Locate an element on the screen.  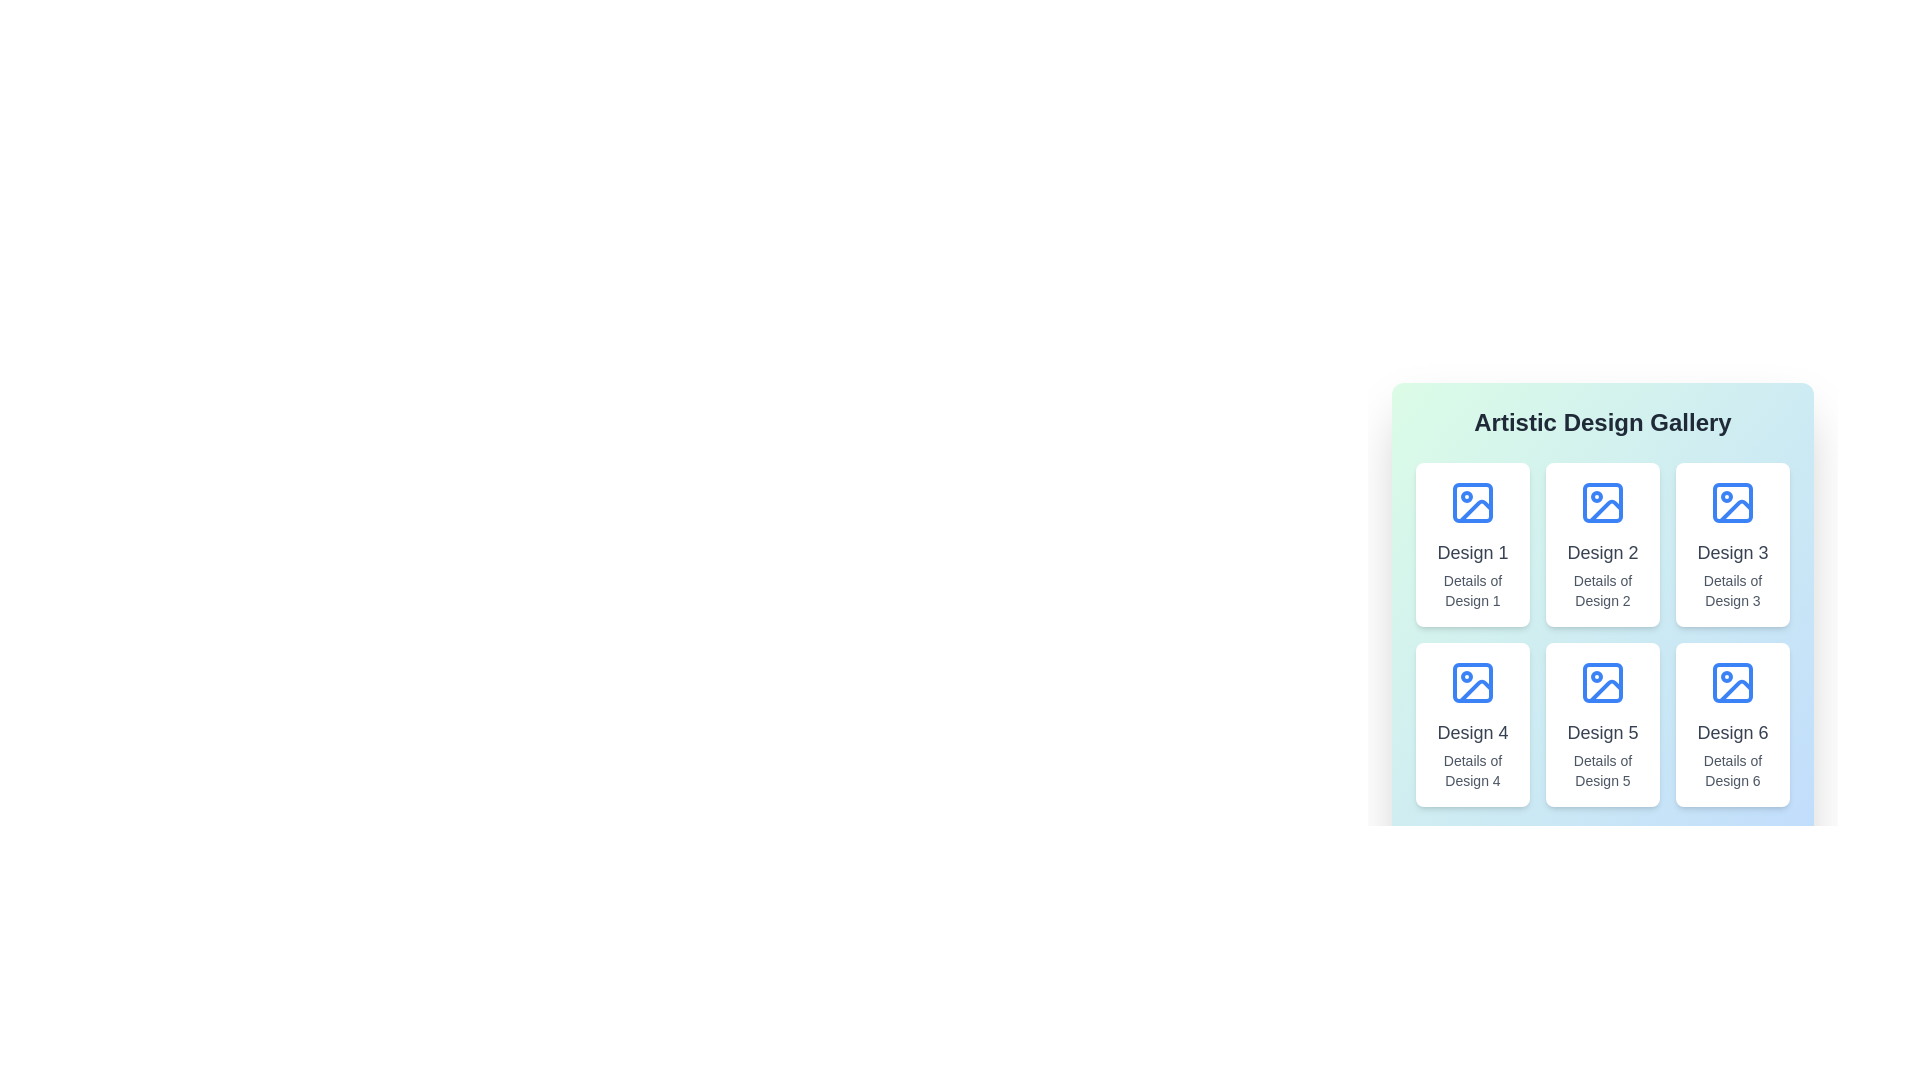
the card representing 'Design 2', which is located in the second column of the first row within a 3-column grid layout, to interact with it is located at coordinates (1603, 544).